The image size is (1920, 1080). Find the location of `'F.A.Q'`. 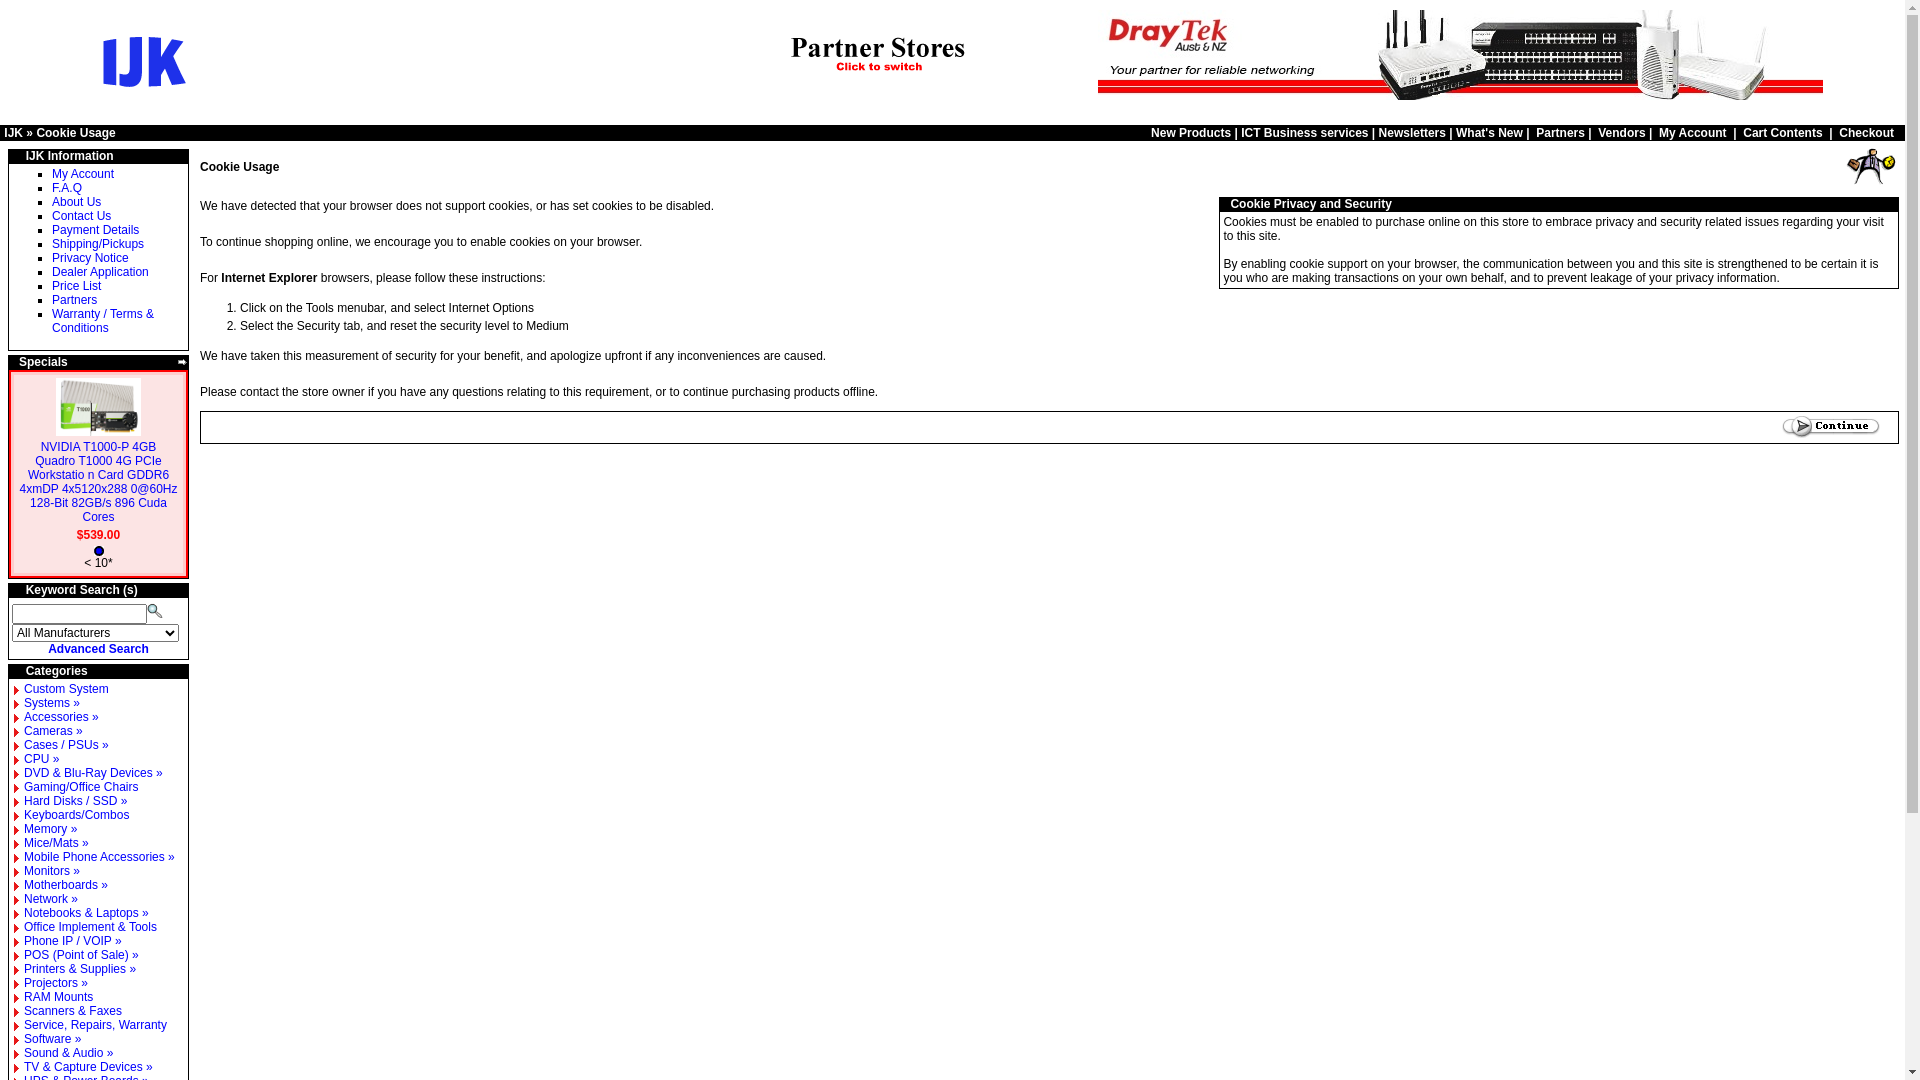

'F.A.Q' is located at coordinates (52, 188).